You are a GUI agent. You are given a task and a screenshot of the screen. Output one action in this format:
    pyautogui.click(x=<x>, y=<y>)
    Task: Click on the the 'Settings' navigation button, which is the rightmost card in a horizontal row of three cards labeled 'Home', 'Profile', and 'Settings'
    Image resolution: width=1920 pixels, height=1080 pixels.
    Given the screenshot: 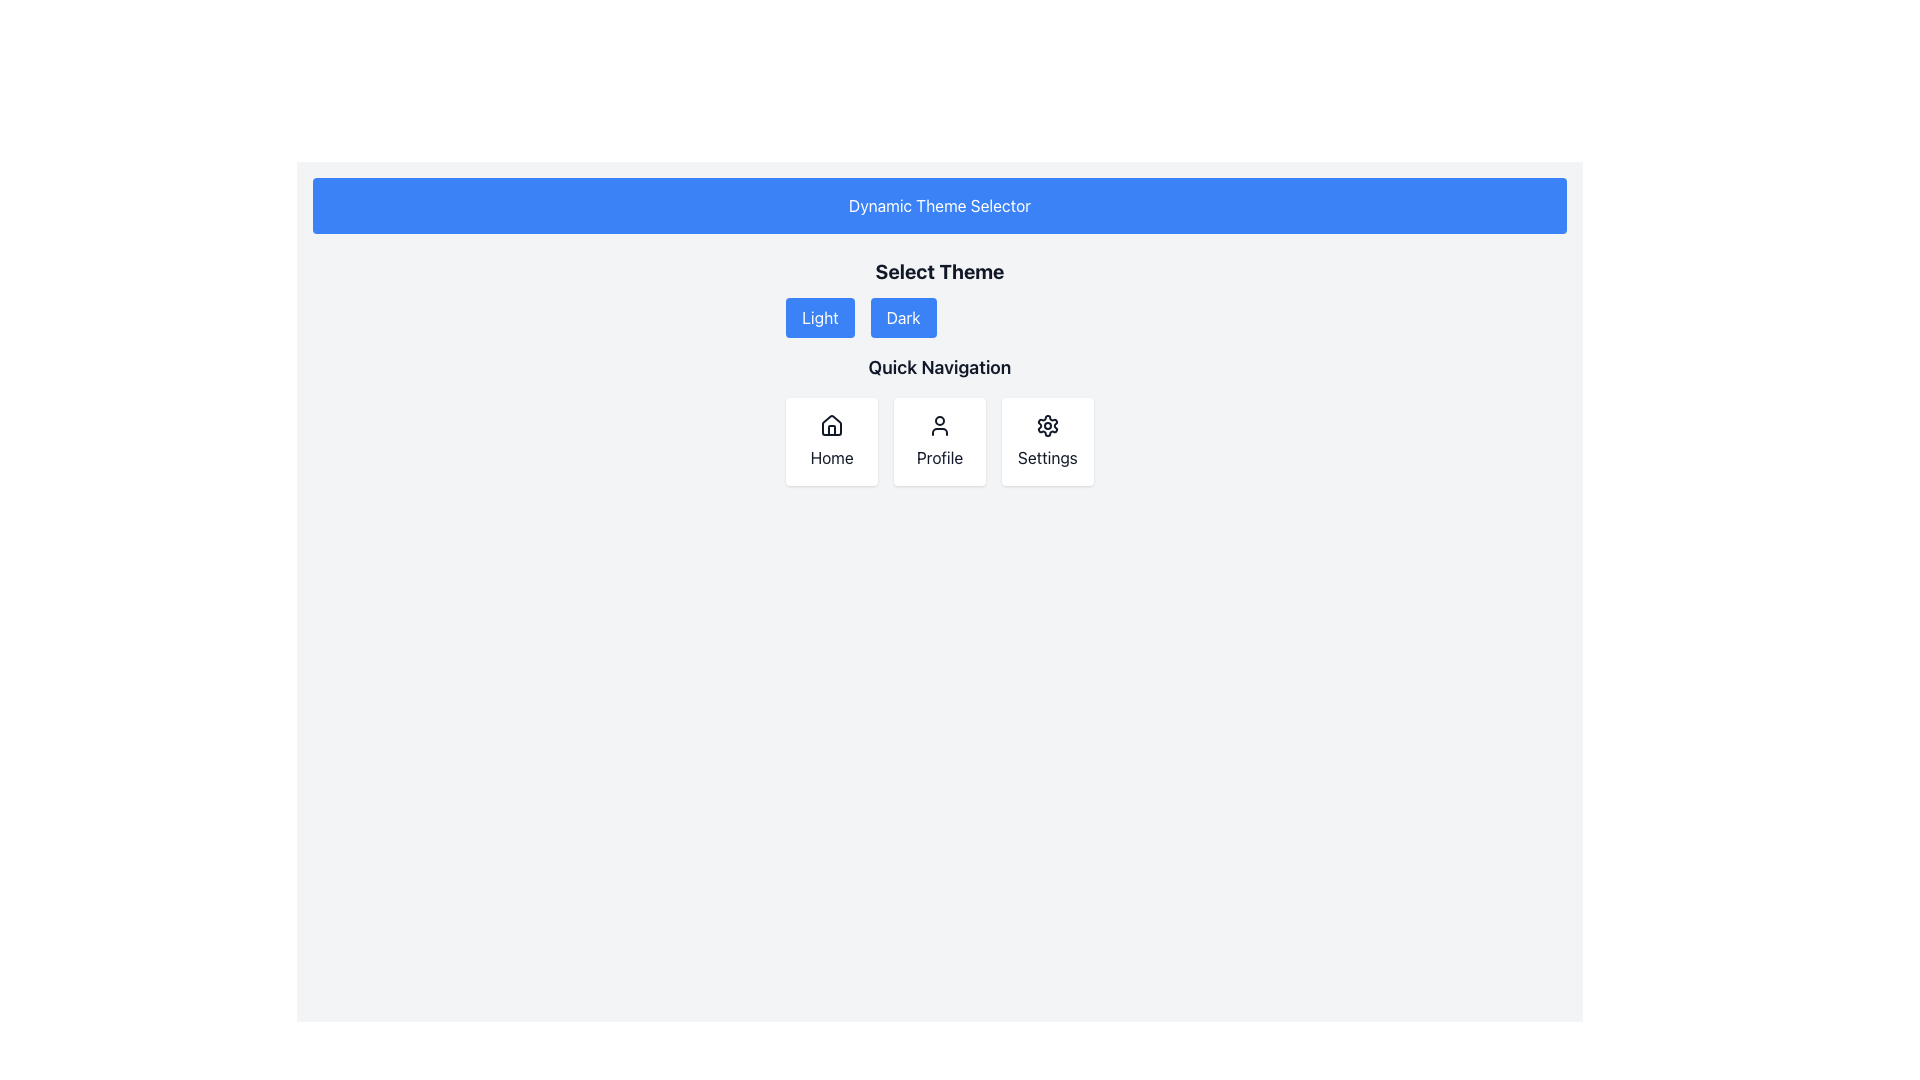 What is the action you would take?
    pyautogui.click(x=1046, y=441)
    